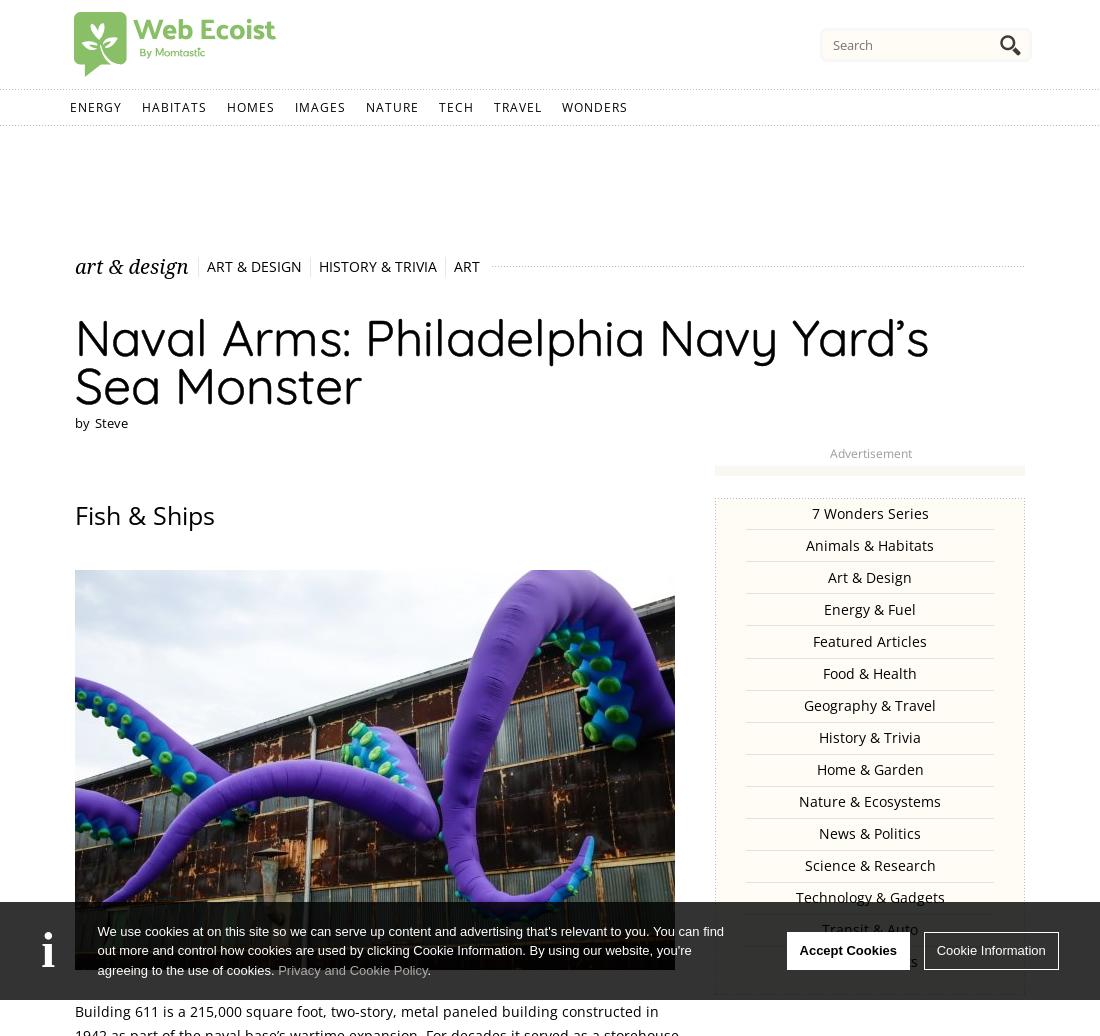 The image size is (1100, 1036). What do you see at coordinates (868, 865) in the screenshot?
I see `'Science & Research'` at bounding box center [868, 865].